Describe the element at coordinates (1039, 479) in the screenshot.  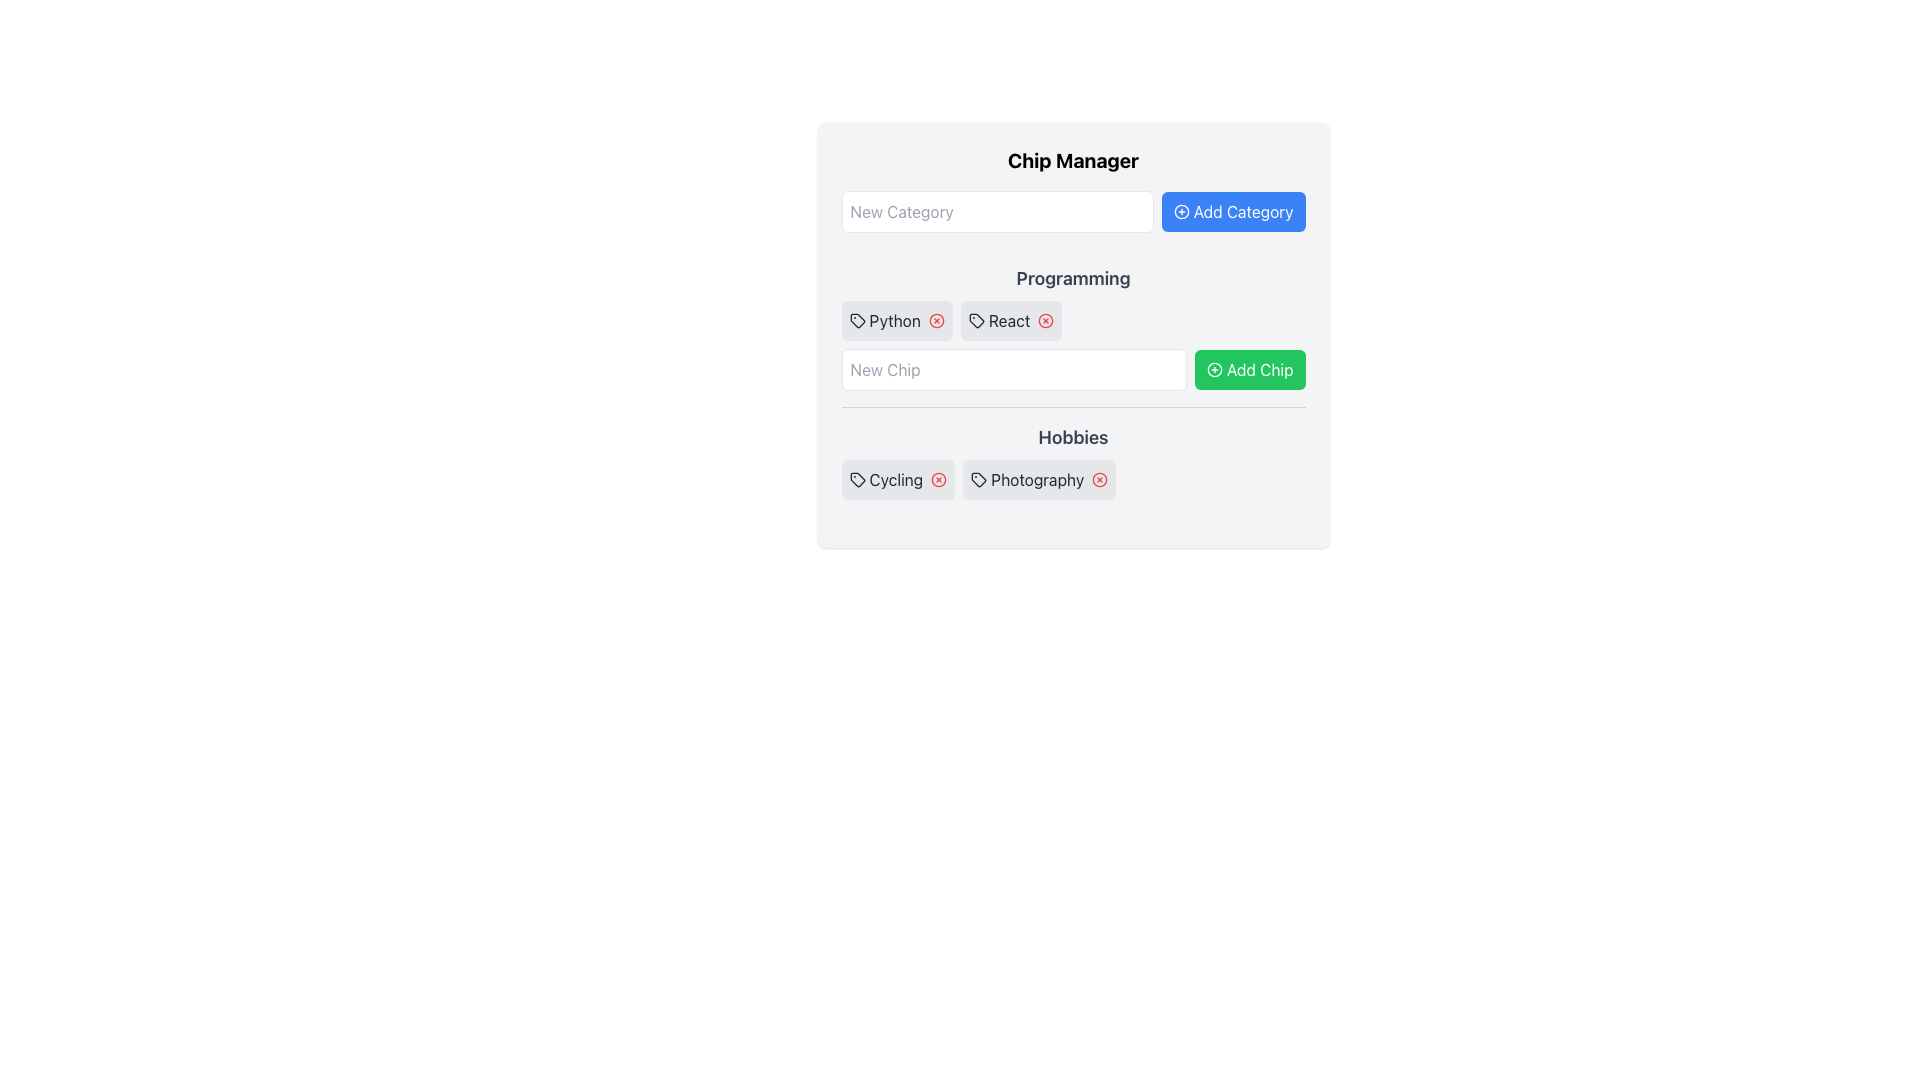
I see `the second chip in the 'Hobbies' section, which is to the right of the 'Cycling' chip` at that location.